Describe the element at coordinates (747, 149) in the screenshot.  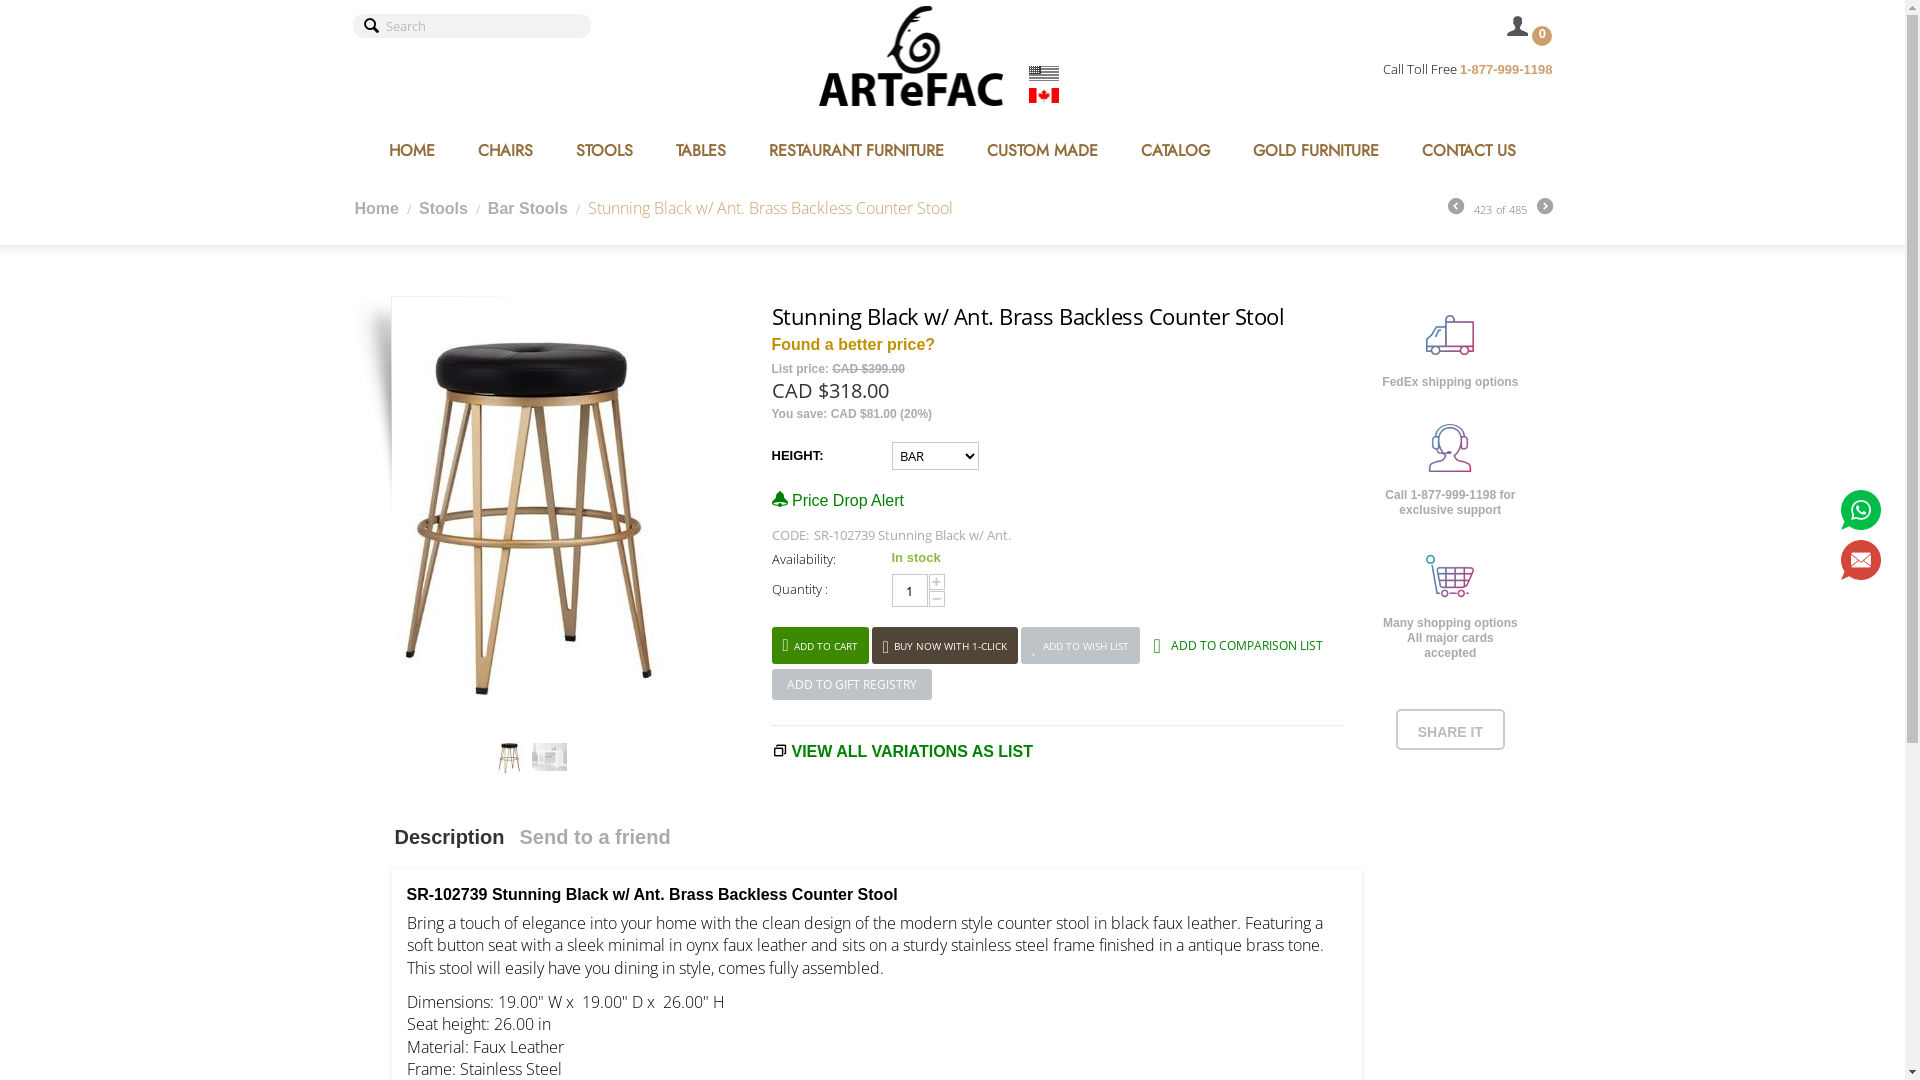
I see `'RESTAURANT FURNITURE'` at that location.